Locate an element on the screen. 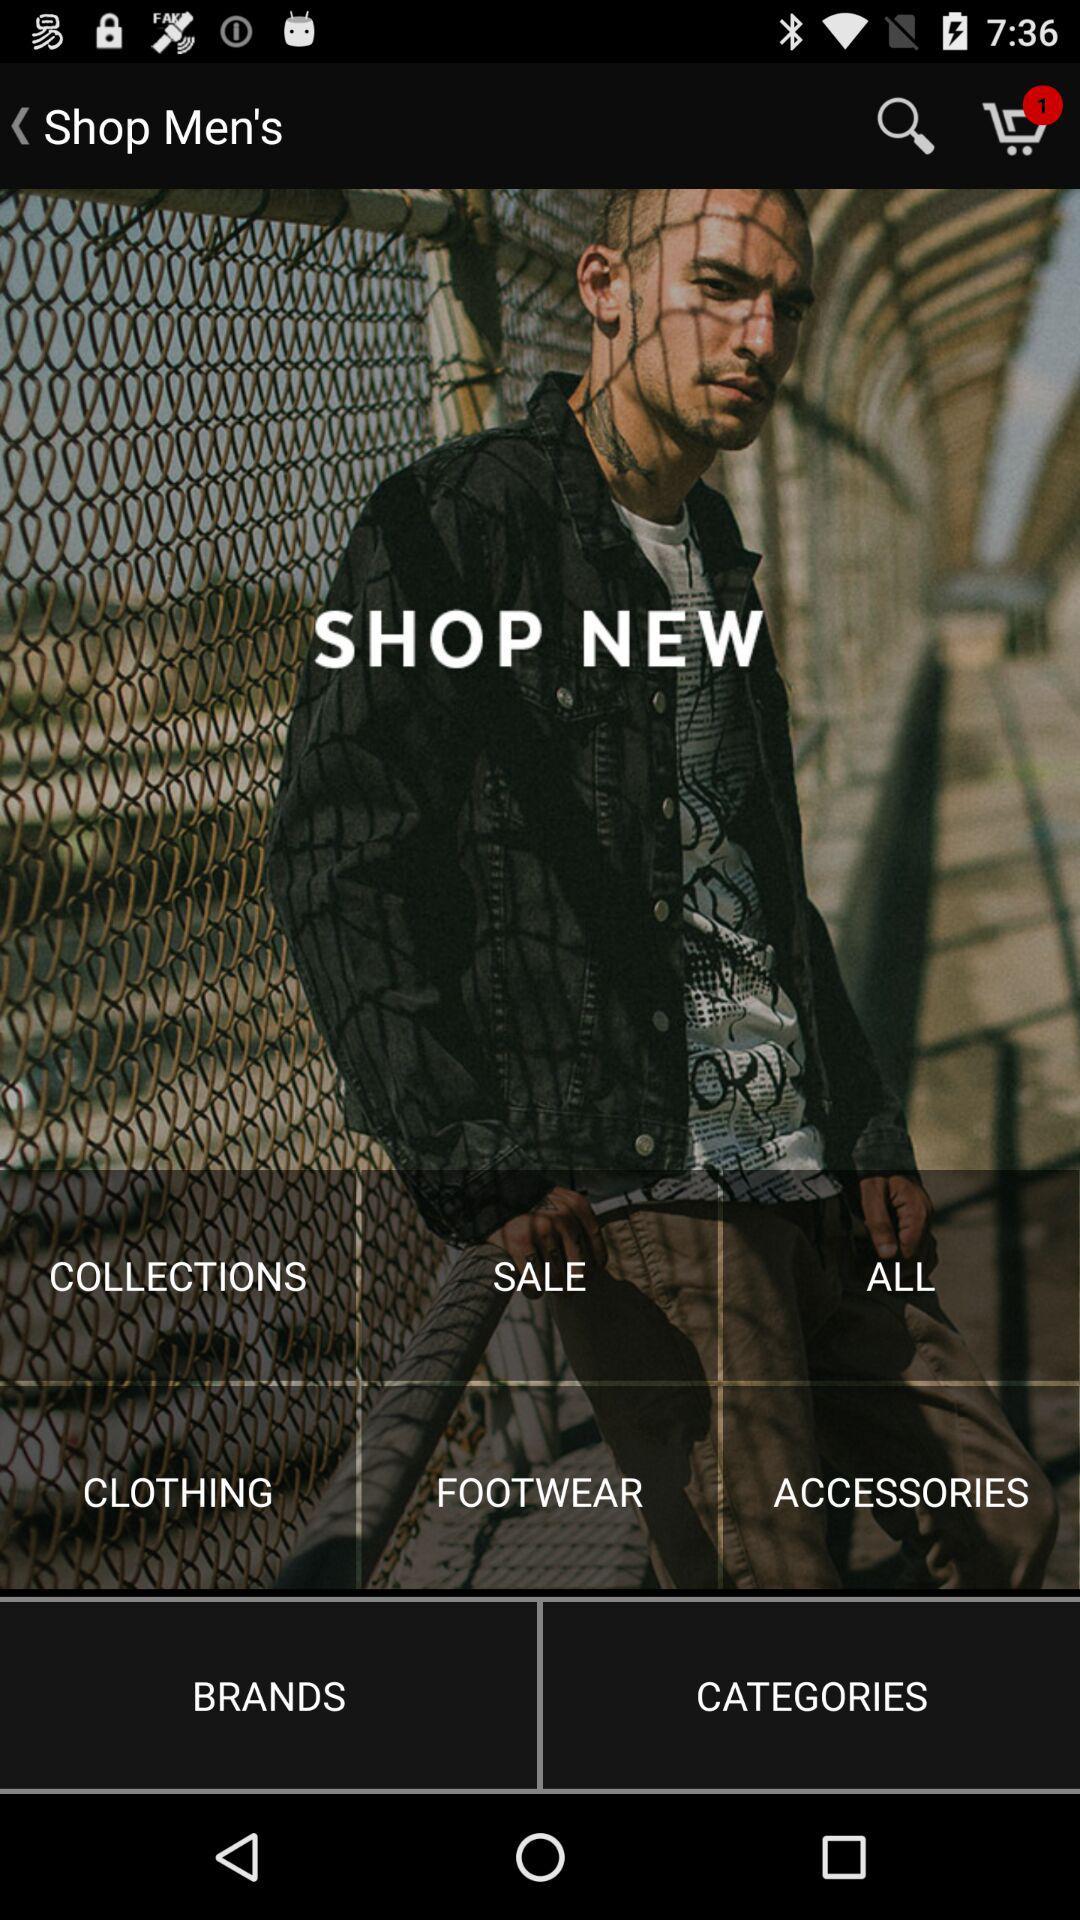 The width and height of the screenshot is (1080, 1920). enter is located at coordinates (540, 888).